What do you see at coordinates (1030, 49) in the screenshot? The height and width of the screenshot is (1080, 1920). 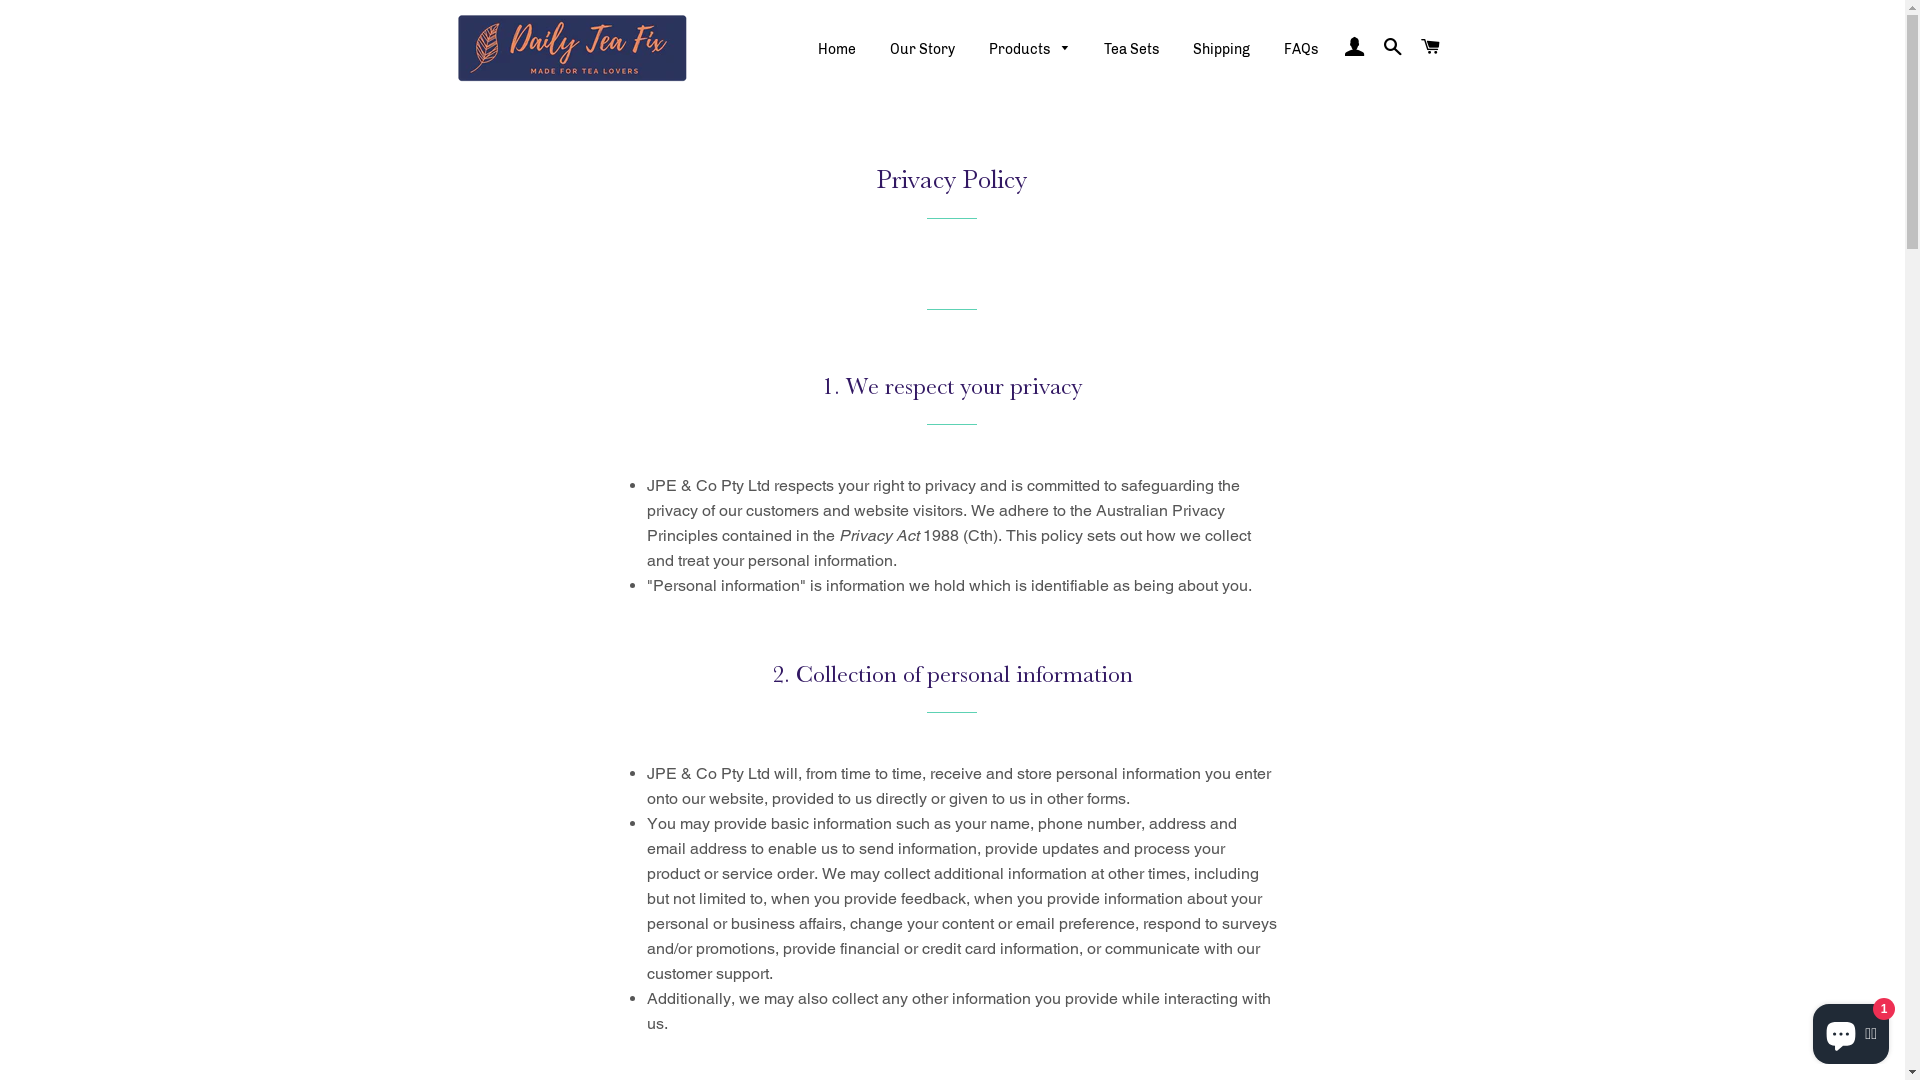 I see `'Products'` at bounding box center [1030, 49].